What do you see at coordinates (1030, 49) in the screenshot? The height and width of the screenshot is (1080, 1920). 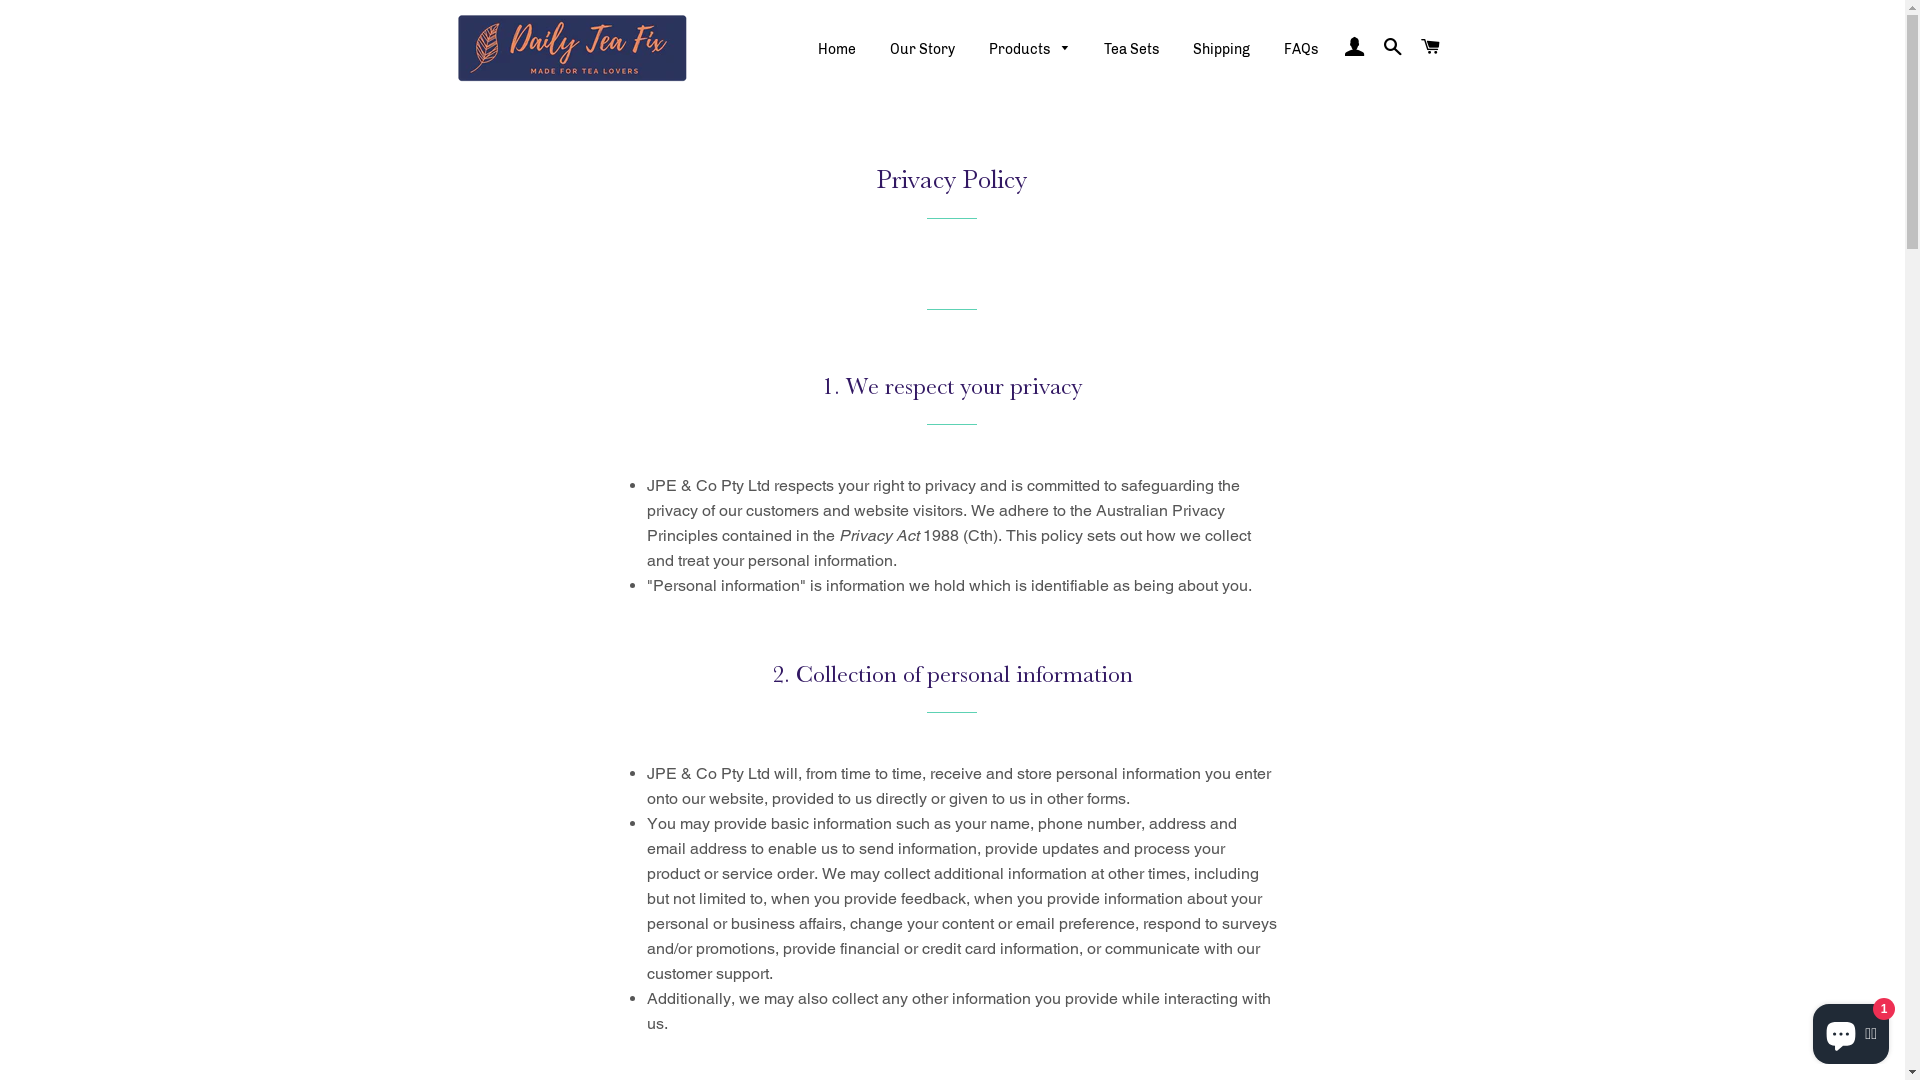 I see `'Products'` at bounding box center [1030, 49].